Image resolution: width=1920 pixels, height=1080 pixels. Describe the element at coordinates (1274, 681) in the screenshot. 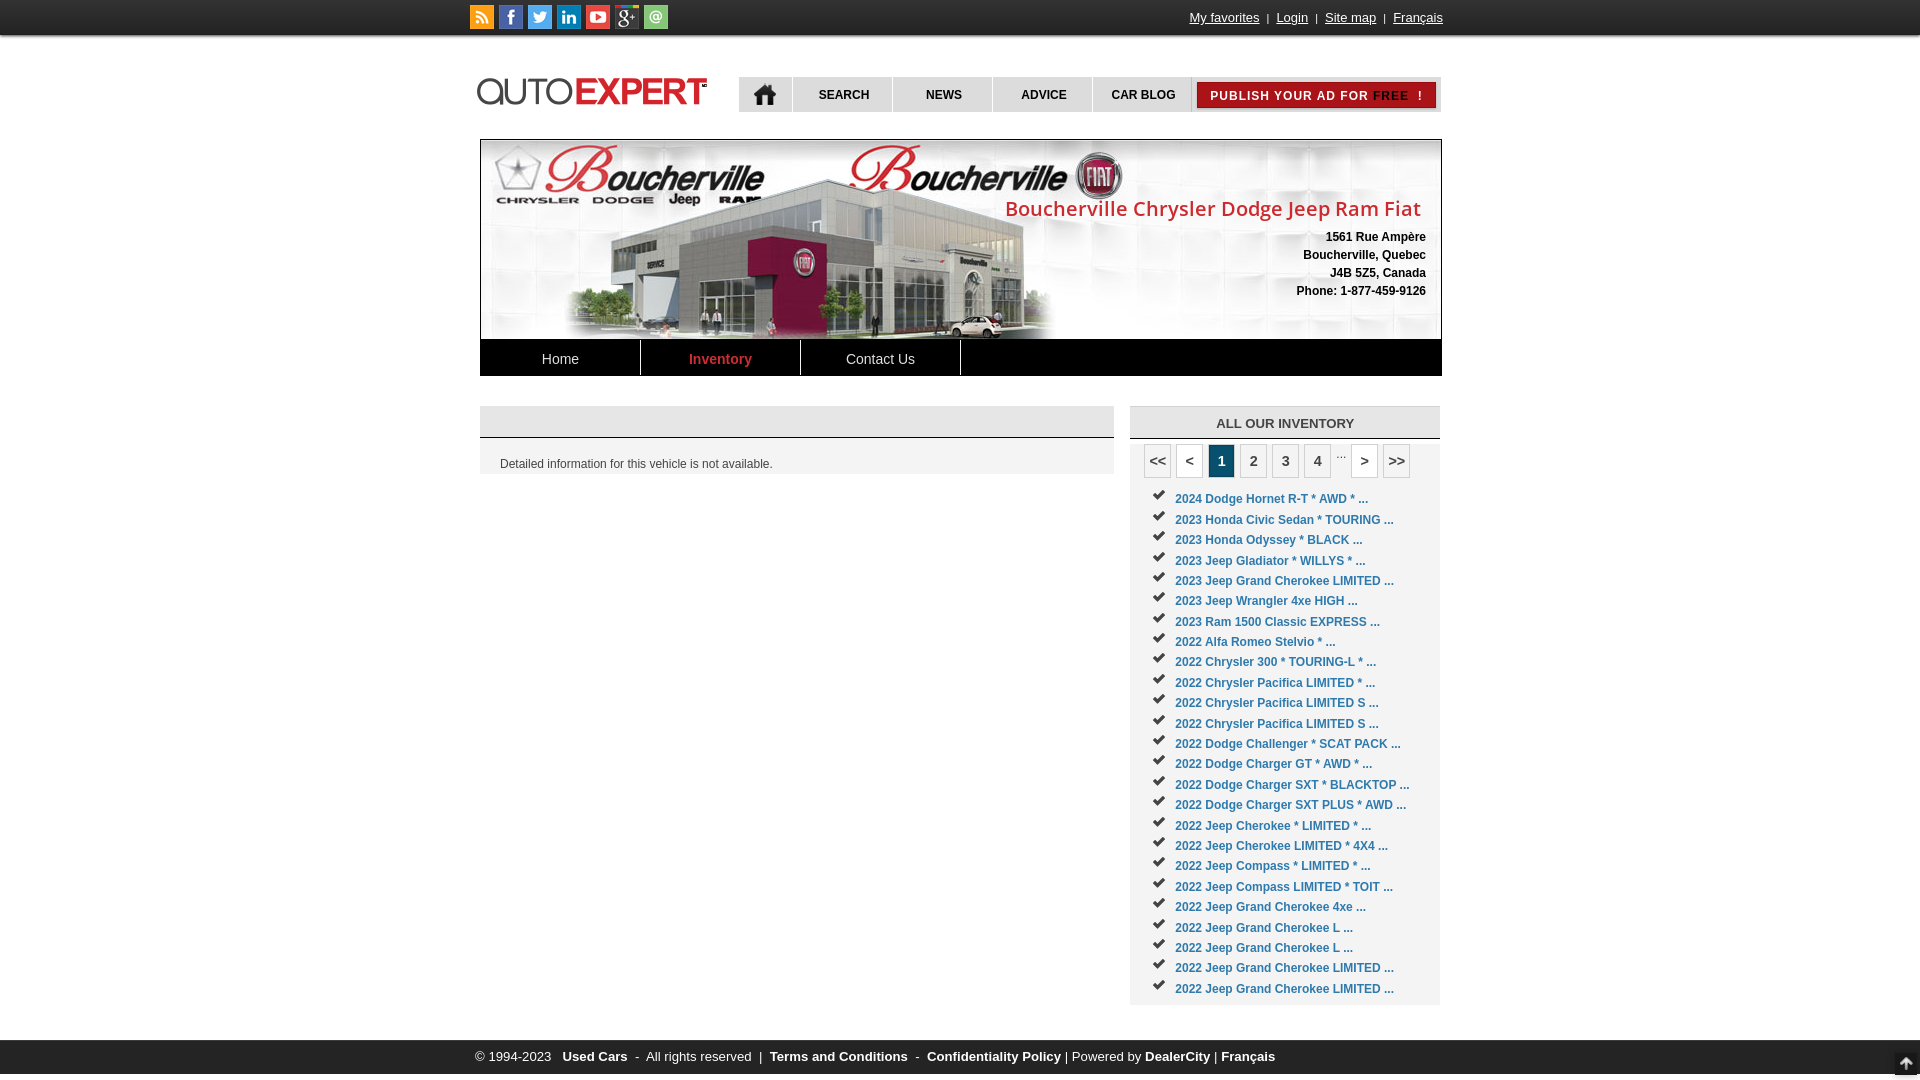

I see `'2022 Chrysler Pacifica LIMITED * ...'` at that location.